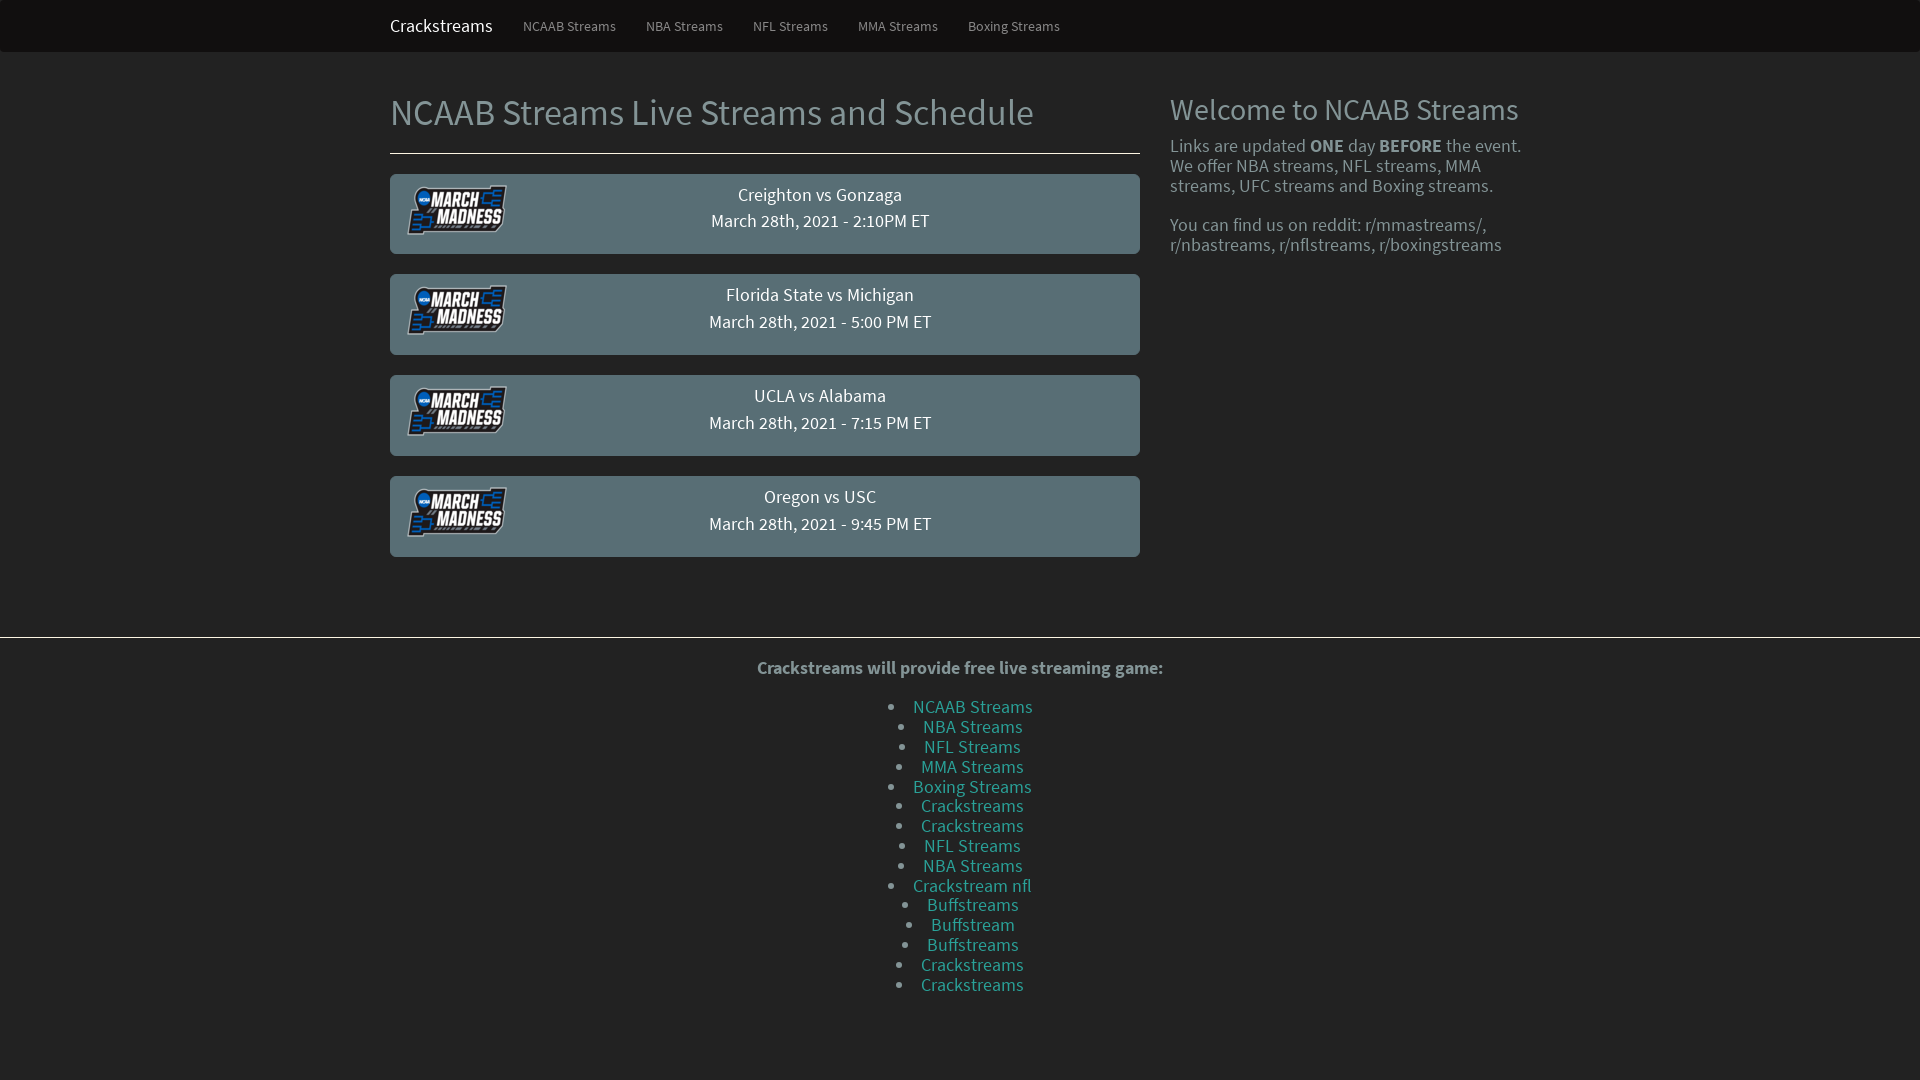 Image resolution: width=1920 pixels, height=1080 pixels. I want to click on 'NBA Streams', so click(972, 726).